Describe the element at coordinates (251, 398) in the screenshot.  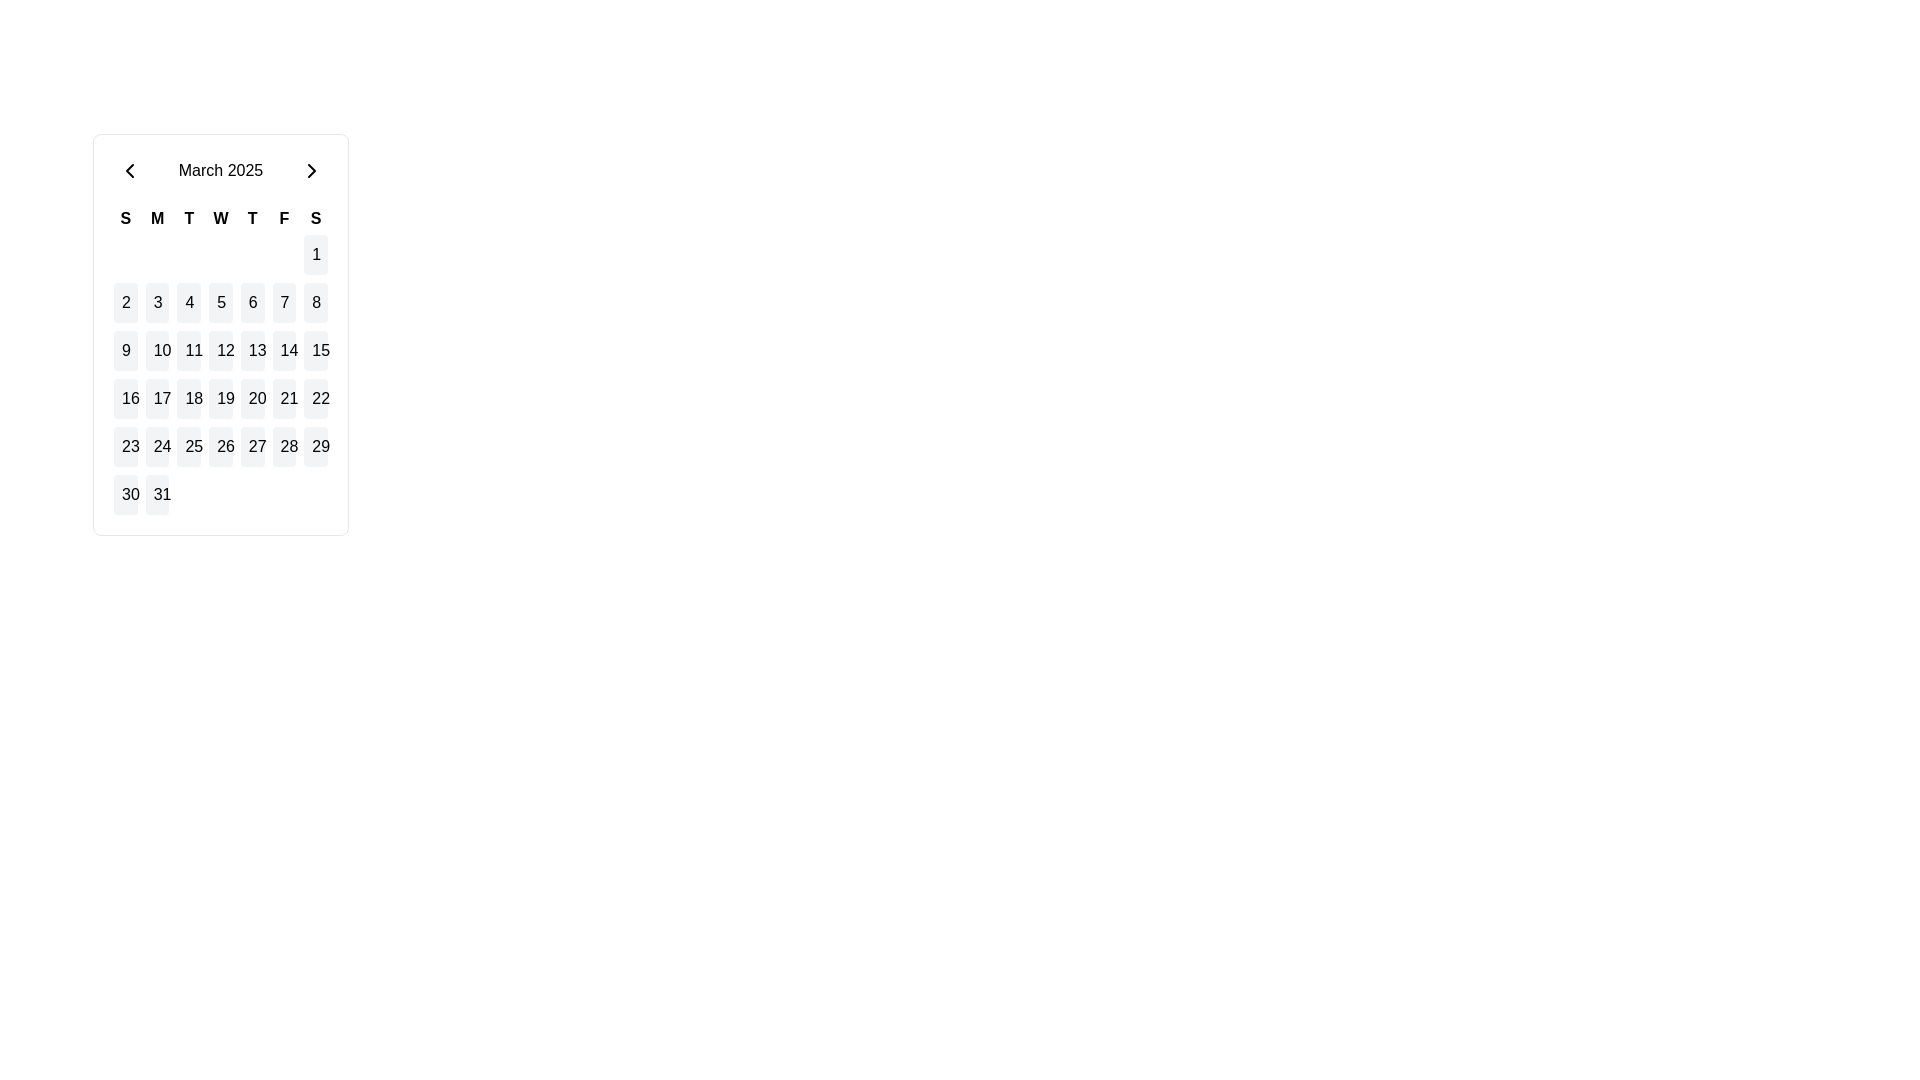
I see `the square-shaped button with a light gray background and rounded corners containing the number '20' in bold black text` at that location.